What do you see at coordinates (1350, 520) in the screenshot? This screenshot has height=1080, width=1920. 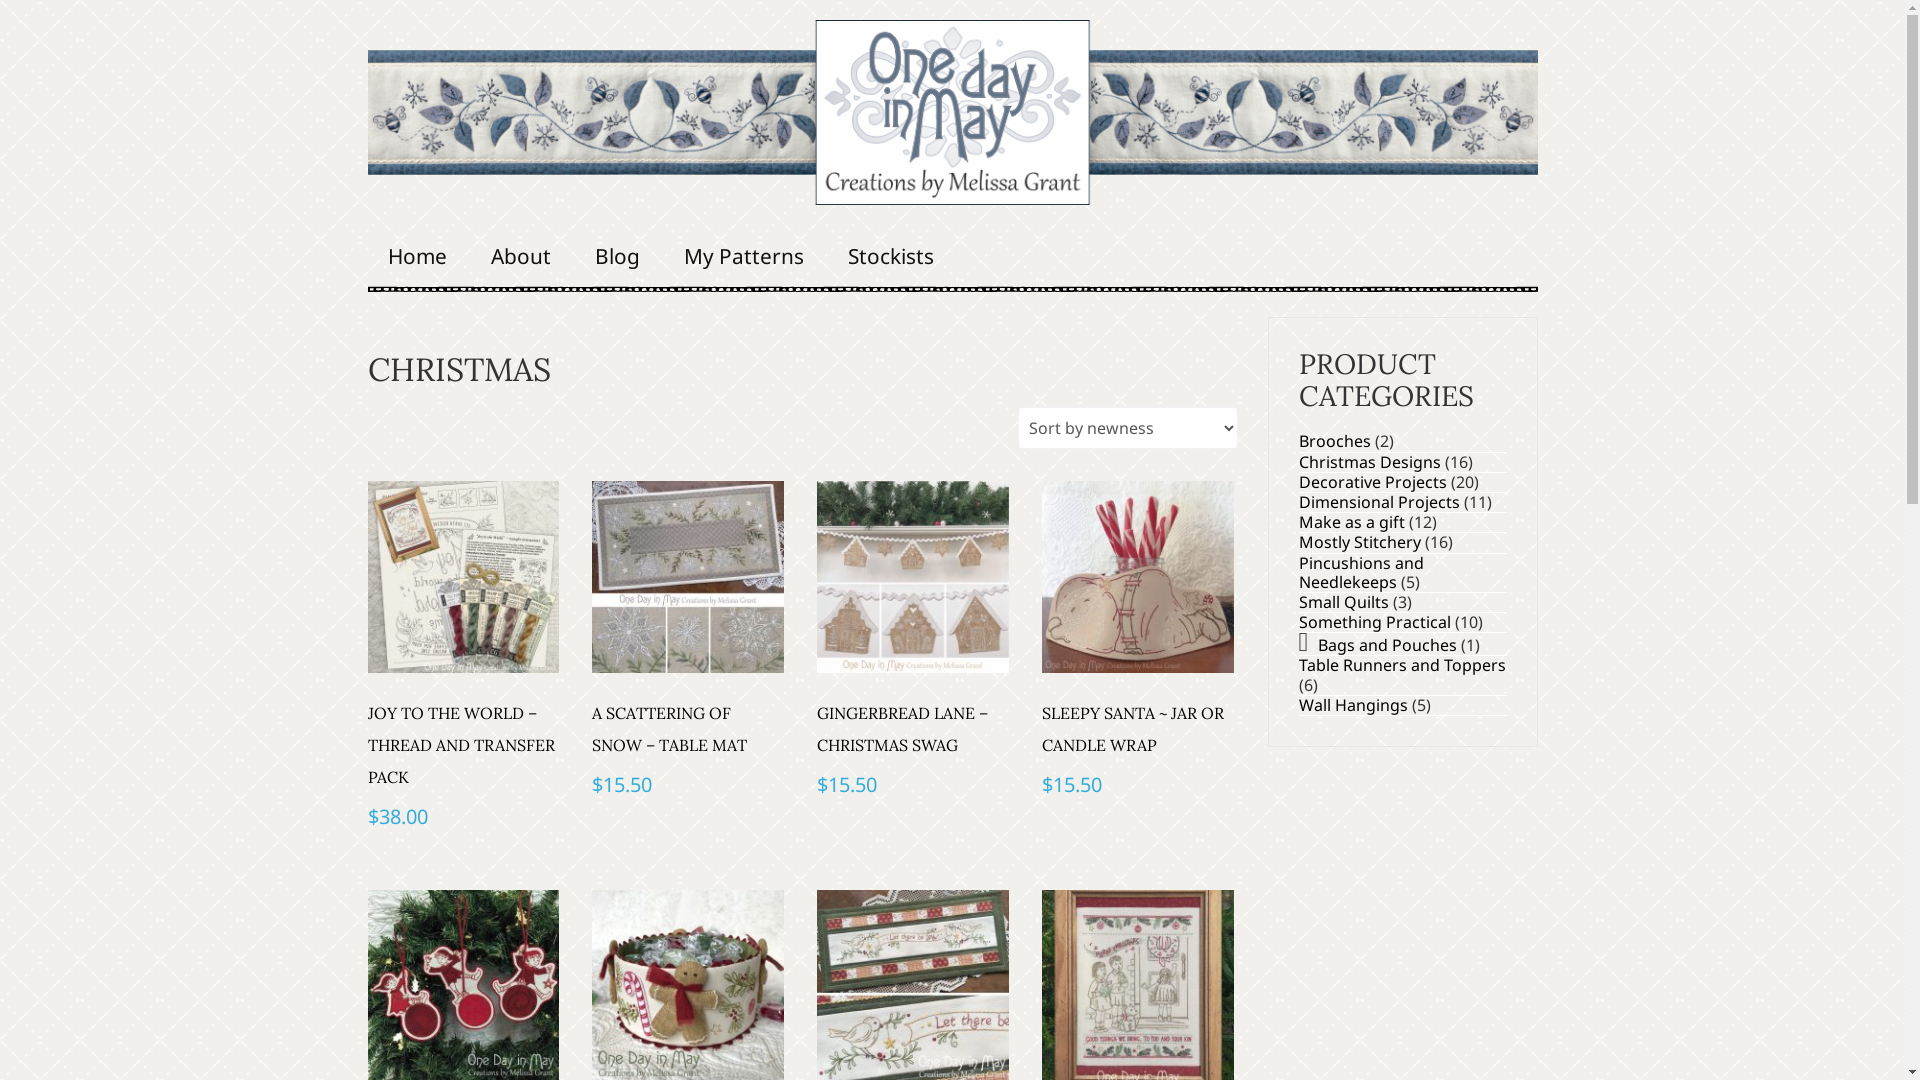 I see `'Make as a gift'` at bounding box center [1350, 520].